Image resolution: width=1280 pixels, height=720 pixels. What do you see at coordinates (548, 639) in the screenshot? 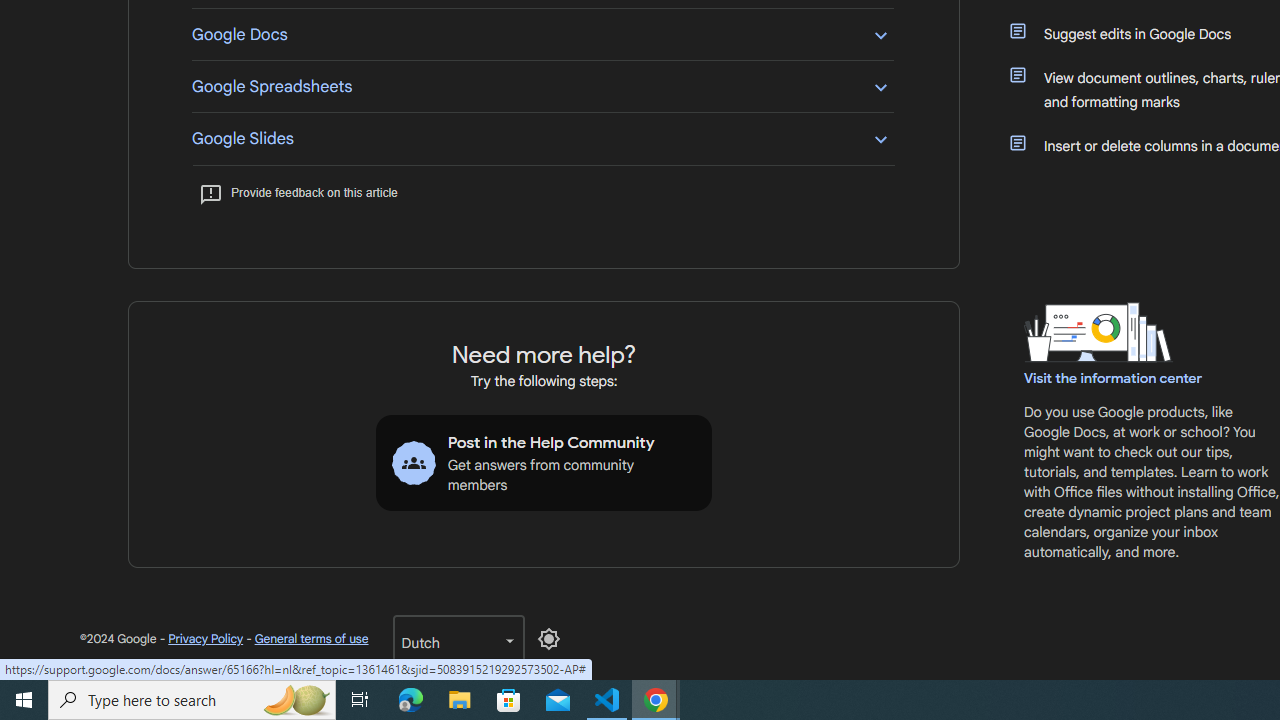
I see `'Disable dark mode'` at bounding box center [548, 639].